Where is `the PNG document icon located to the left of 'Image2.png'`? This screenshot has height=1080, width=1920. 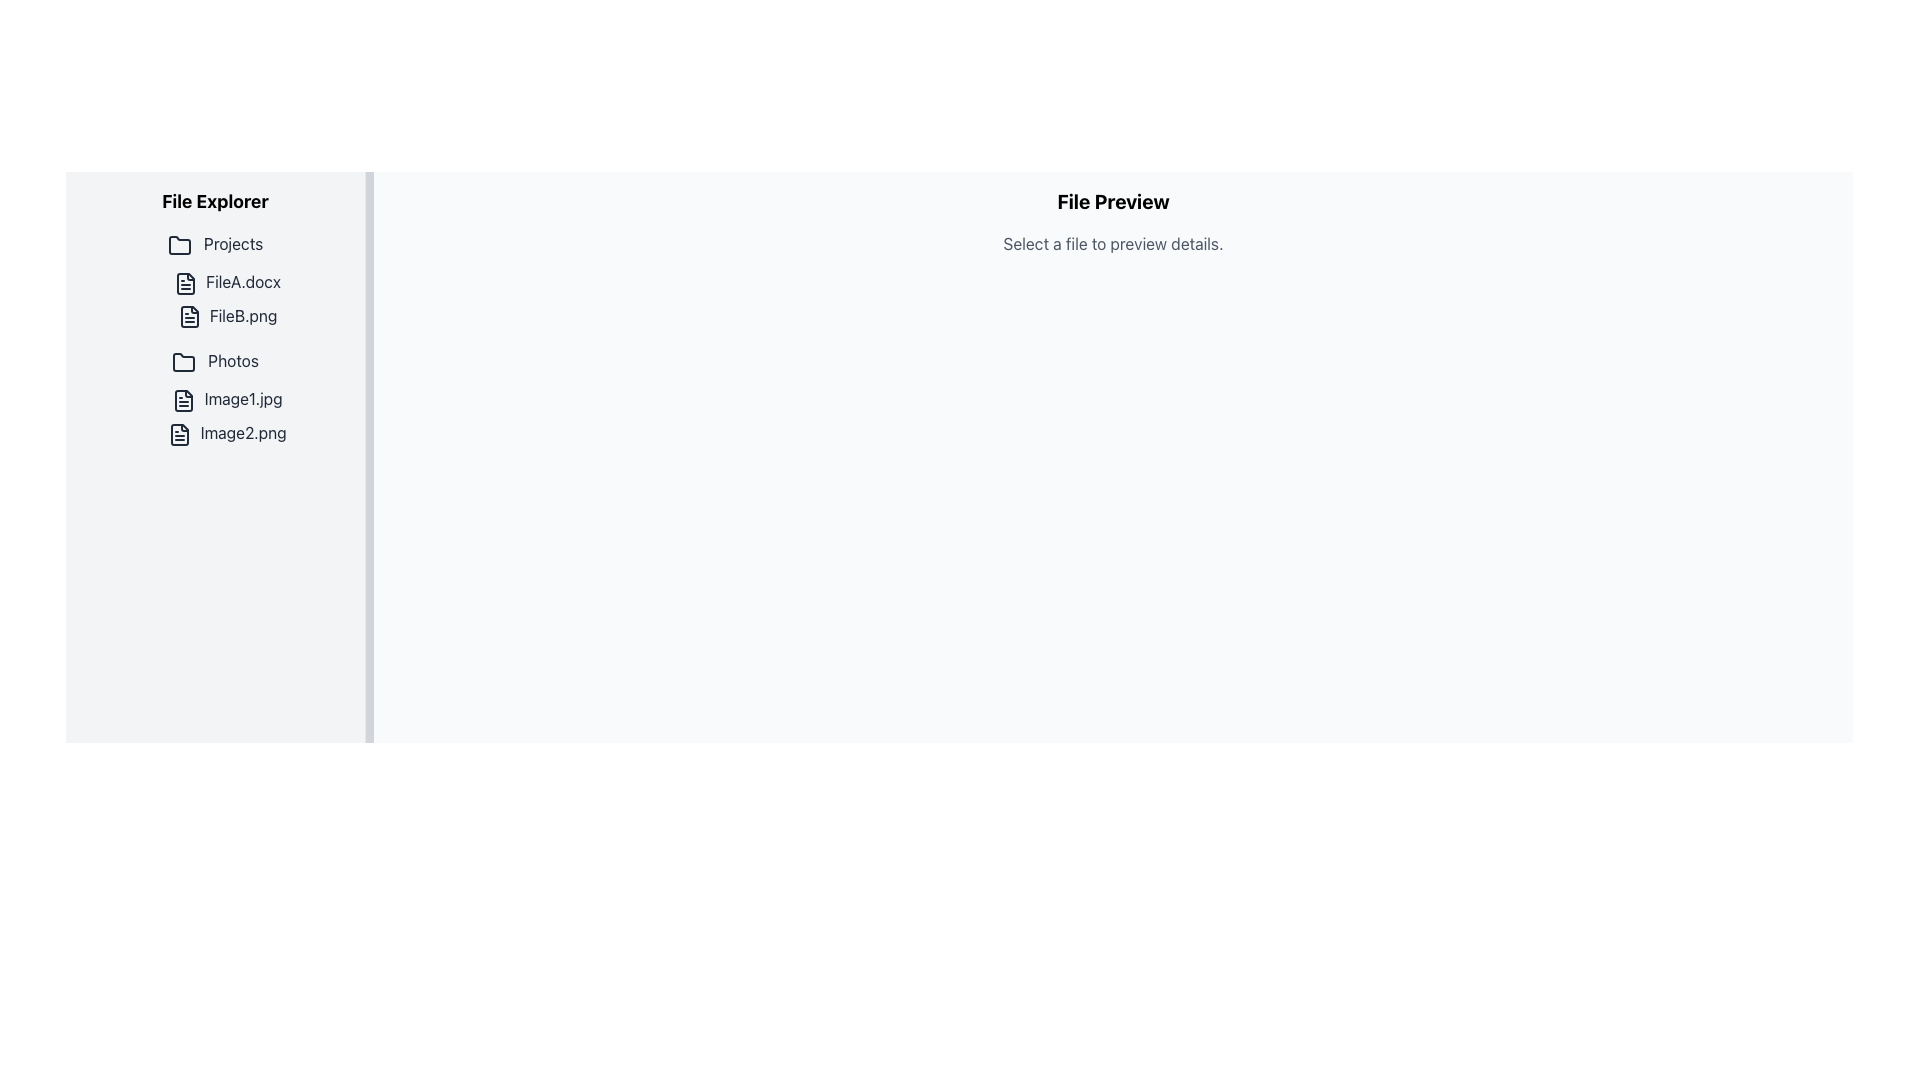
the PNG document icon located to the left of 'Image2.png' is located at coordinates (180, 433).